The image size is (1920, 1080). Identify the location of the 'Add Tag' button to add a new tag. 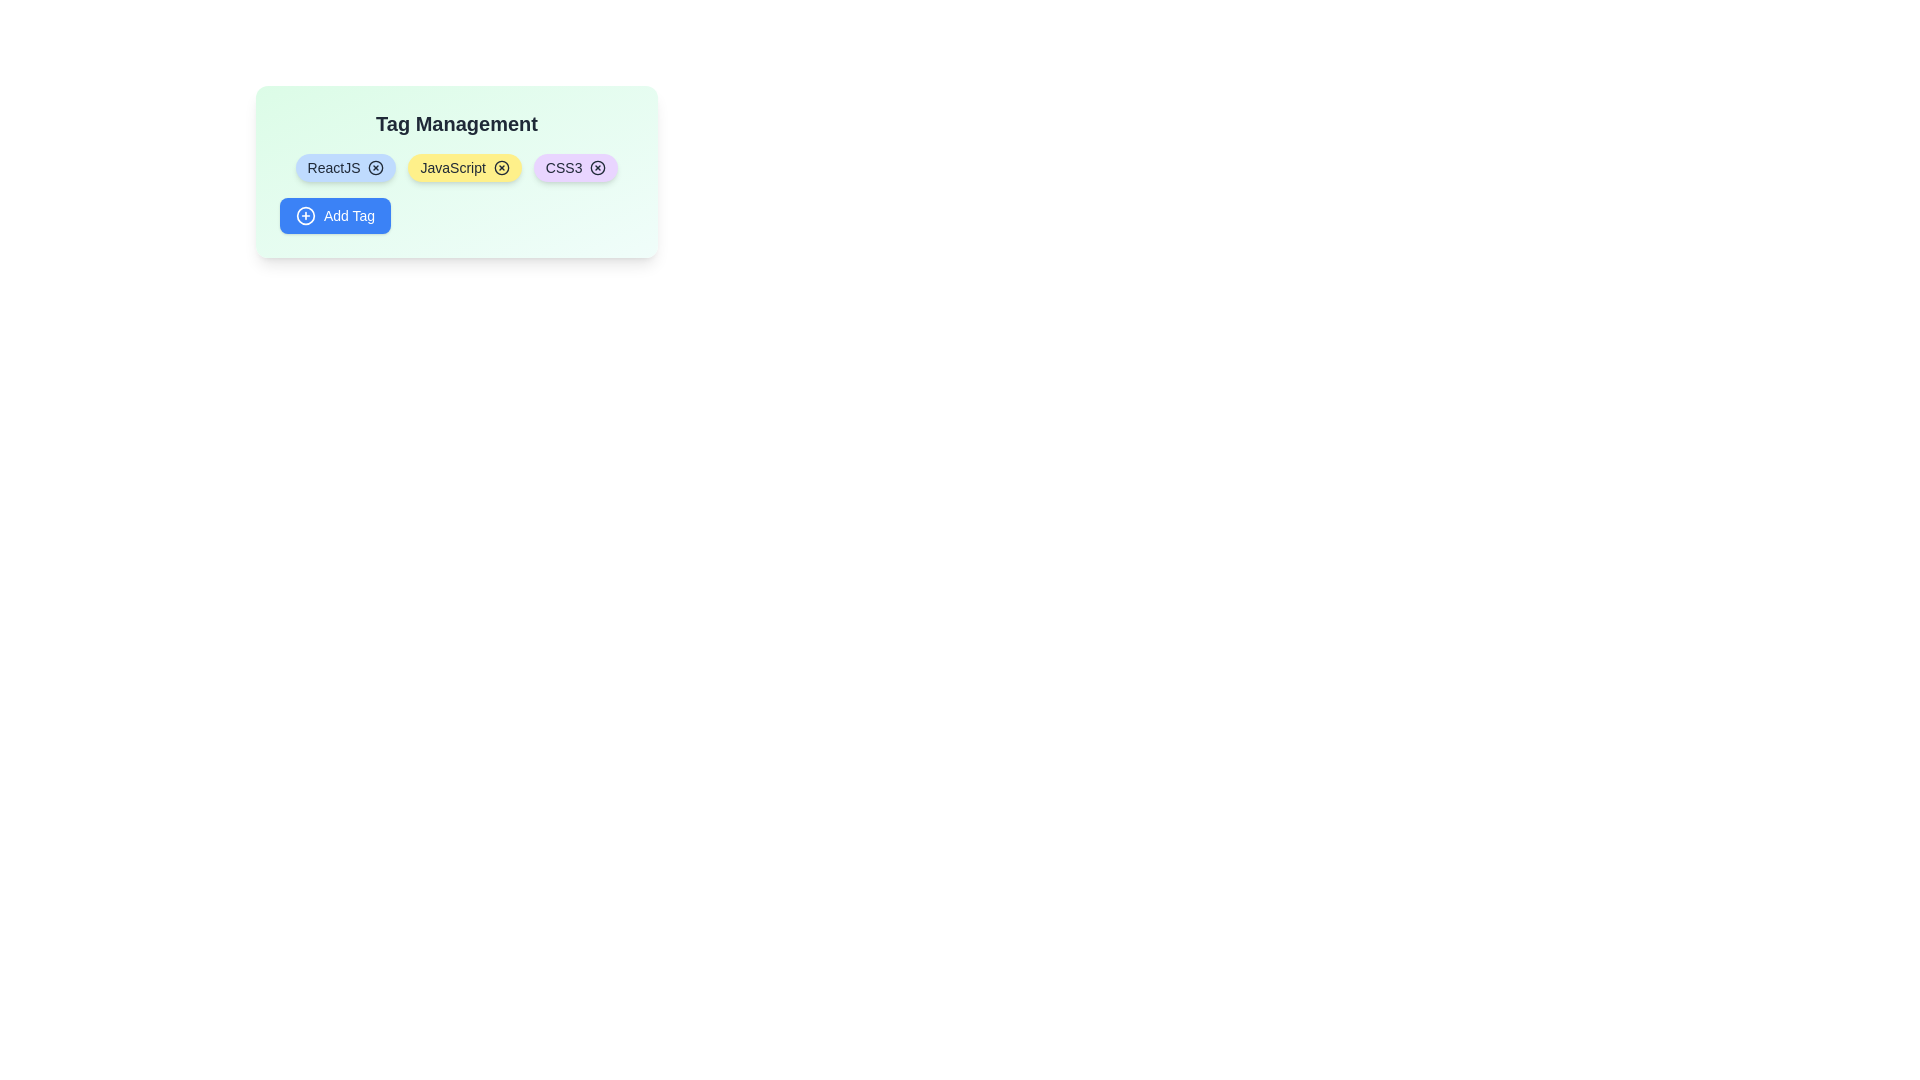
(335, 216).